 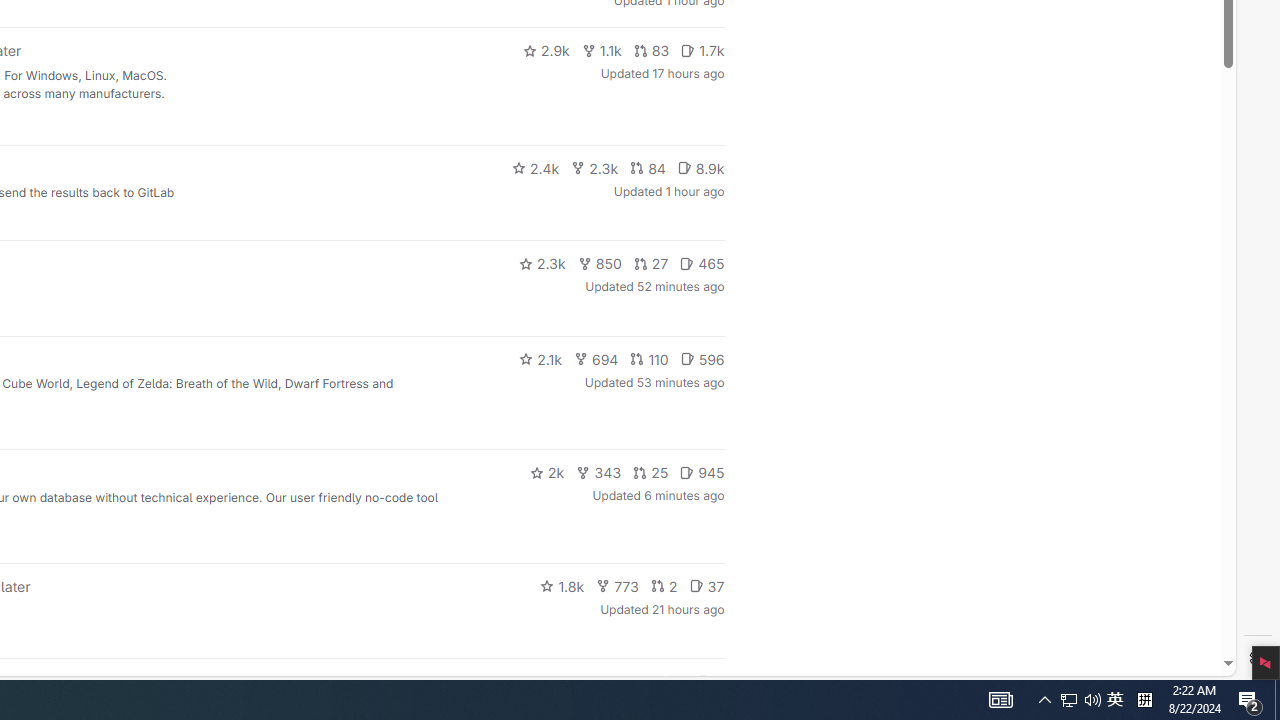 I want to click on '110', so click(x=649, y=357).